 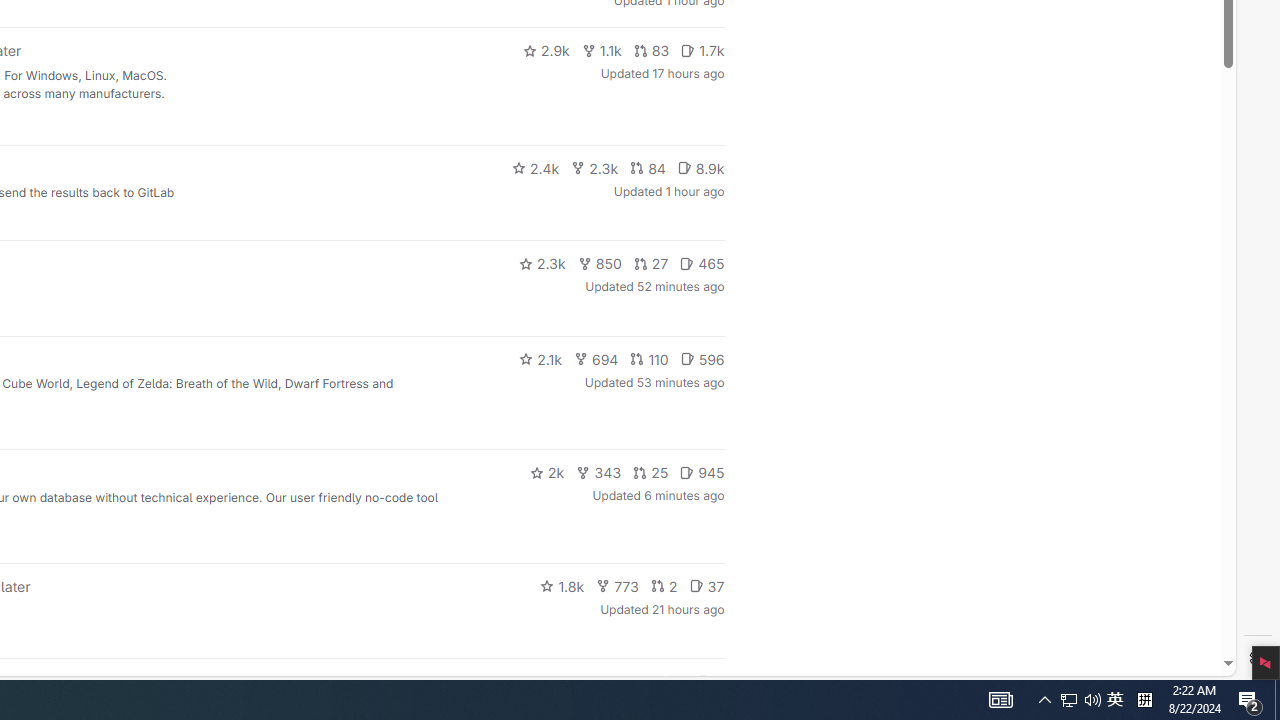 I want to click on '110', so click(x=649, y=357).